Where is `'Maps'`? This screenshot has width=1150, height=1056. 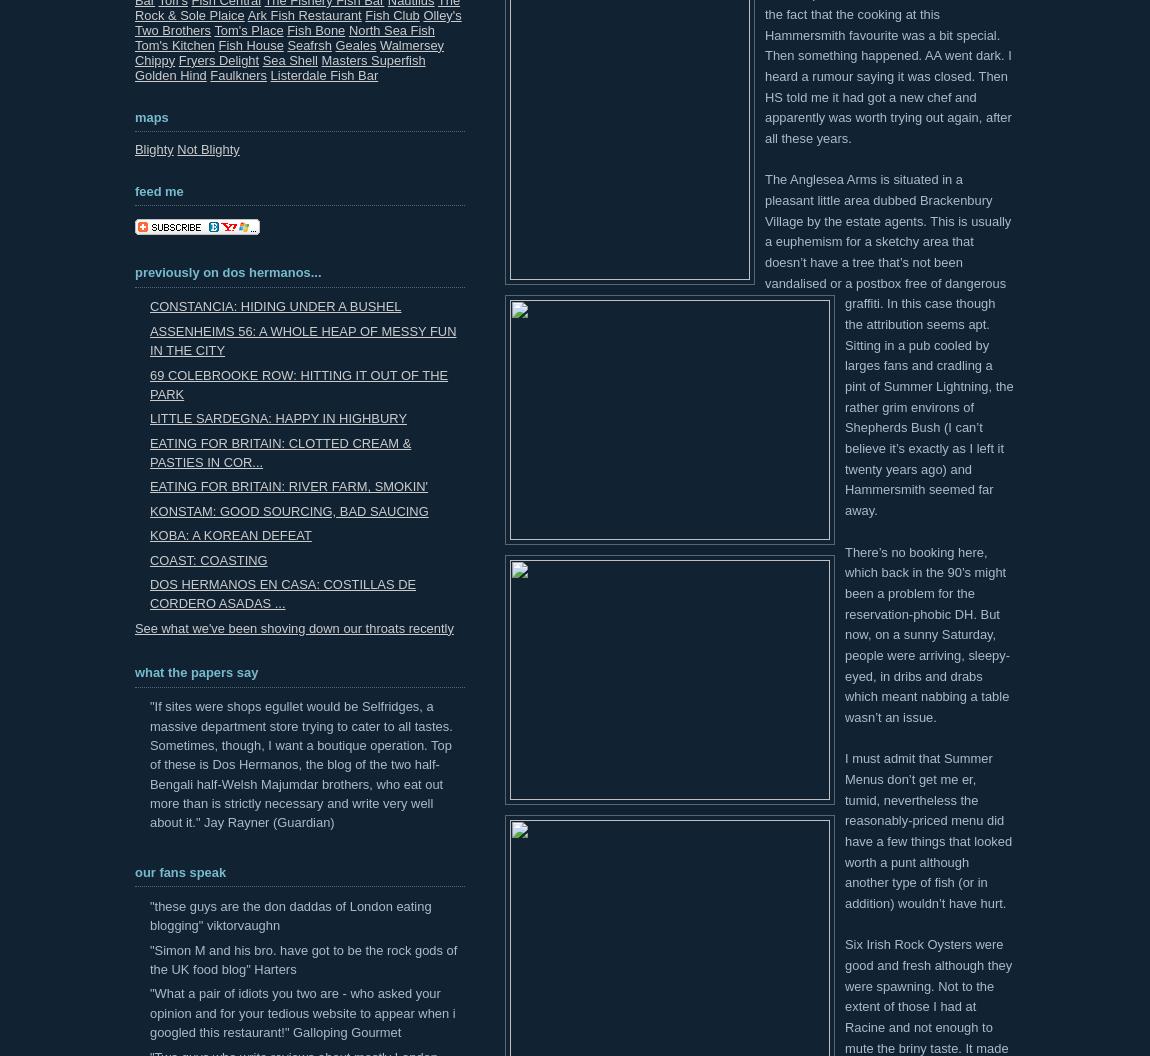
'Maps' is located at coordinates (150, 115).